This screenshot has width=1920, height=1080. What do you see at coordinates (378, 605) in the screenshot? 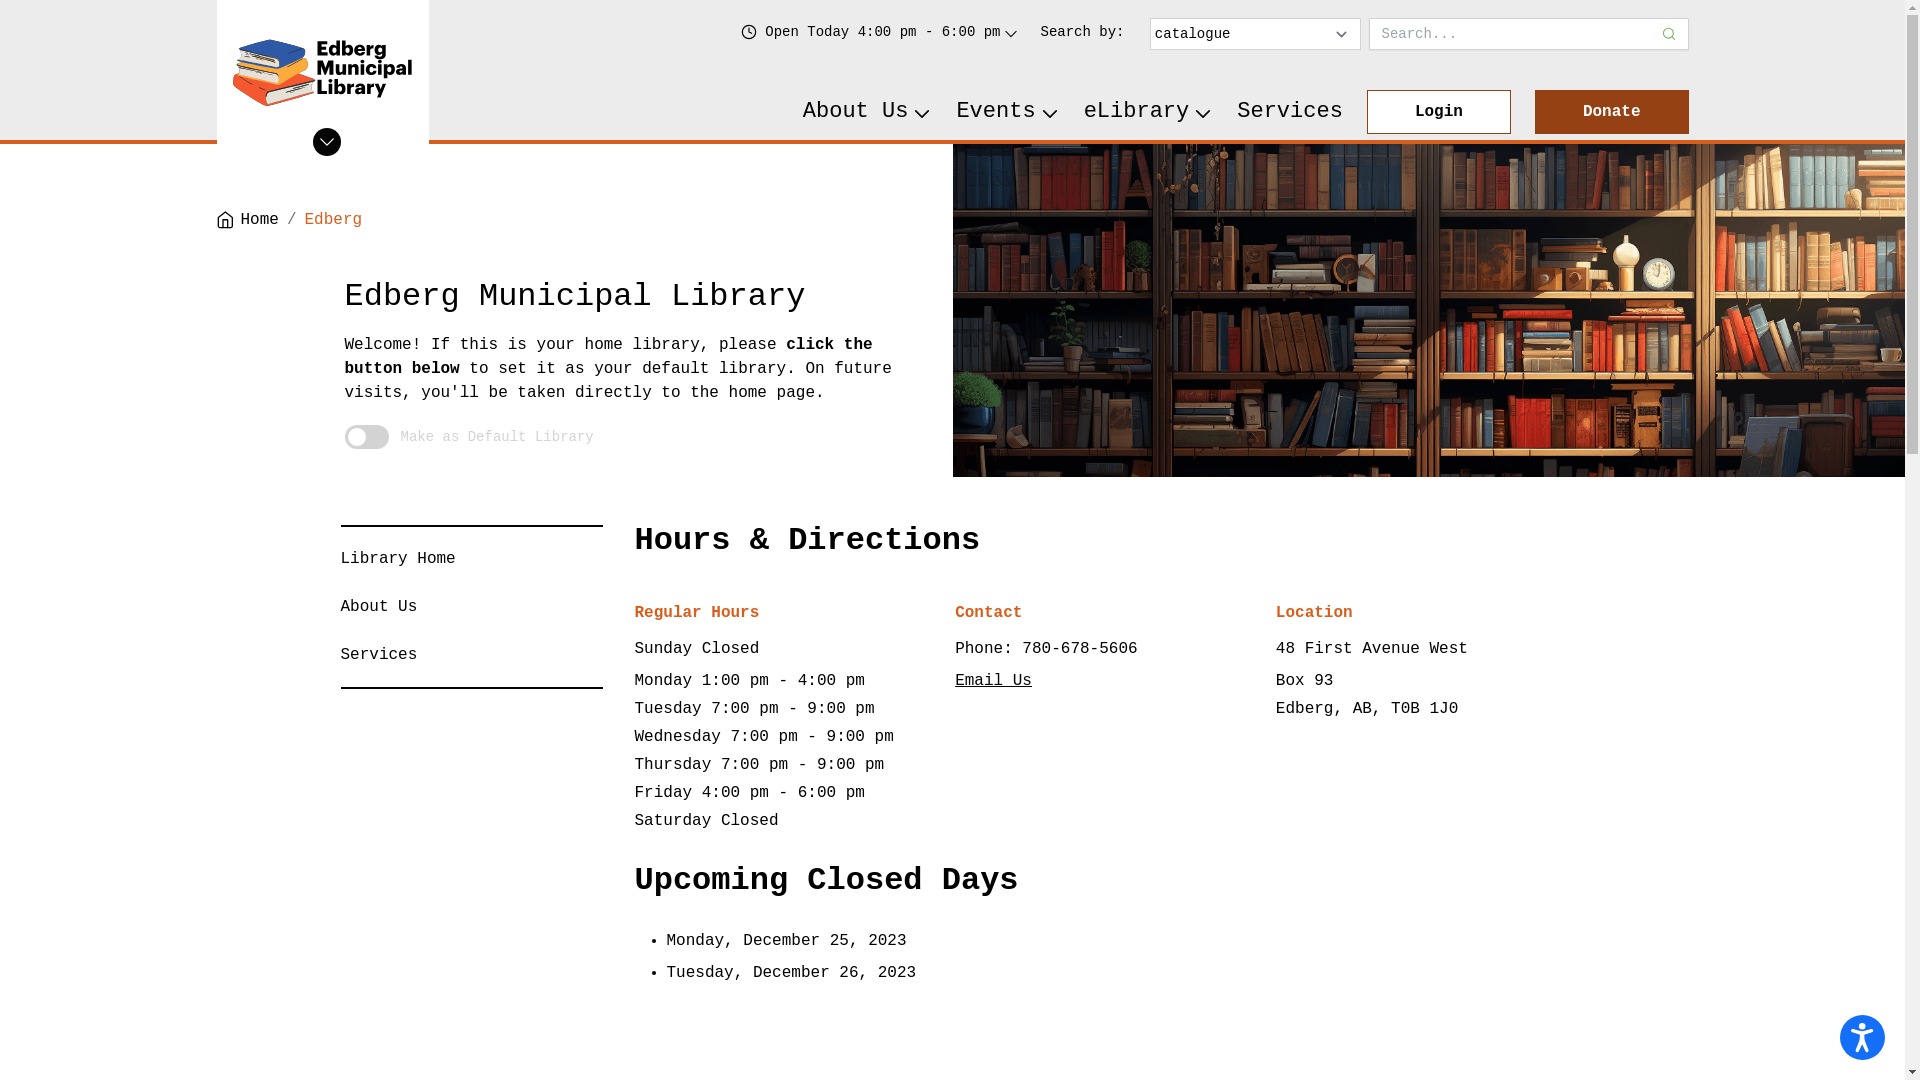
I see `'About Us'` at bounding box center [378, 605].